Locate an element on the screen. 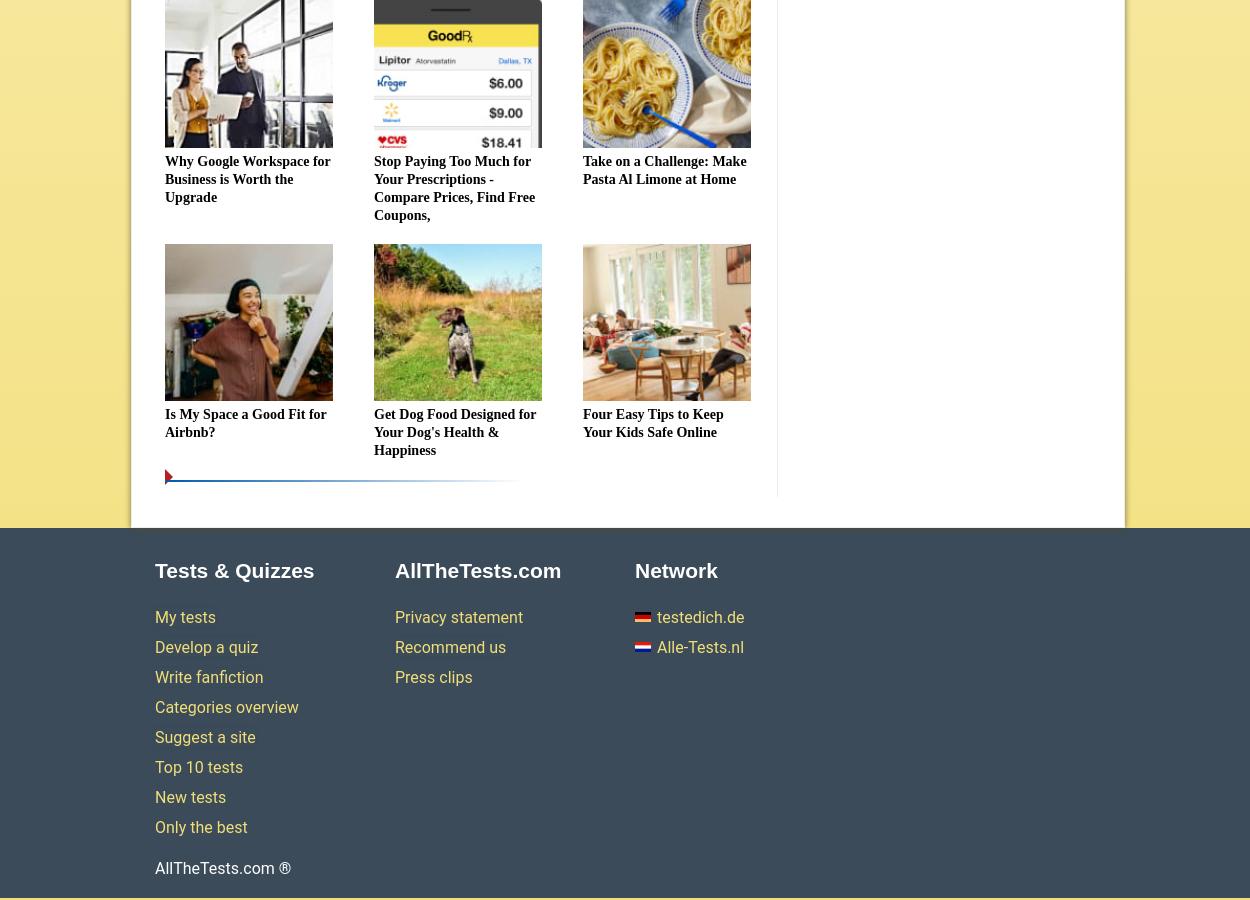 This screenshot has width=1250, height=900. 'Recommend us' is located at coordinates (395, 647).